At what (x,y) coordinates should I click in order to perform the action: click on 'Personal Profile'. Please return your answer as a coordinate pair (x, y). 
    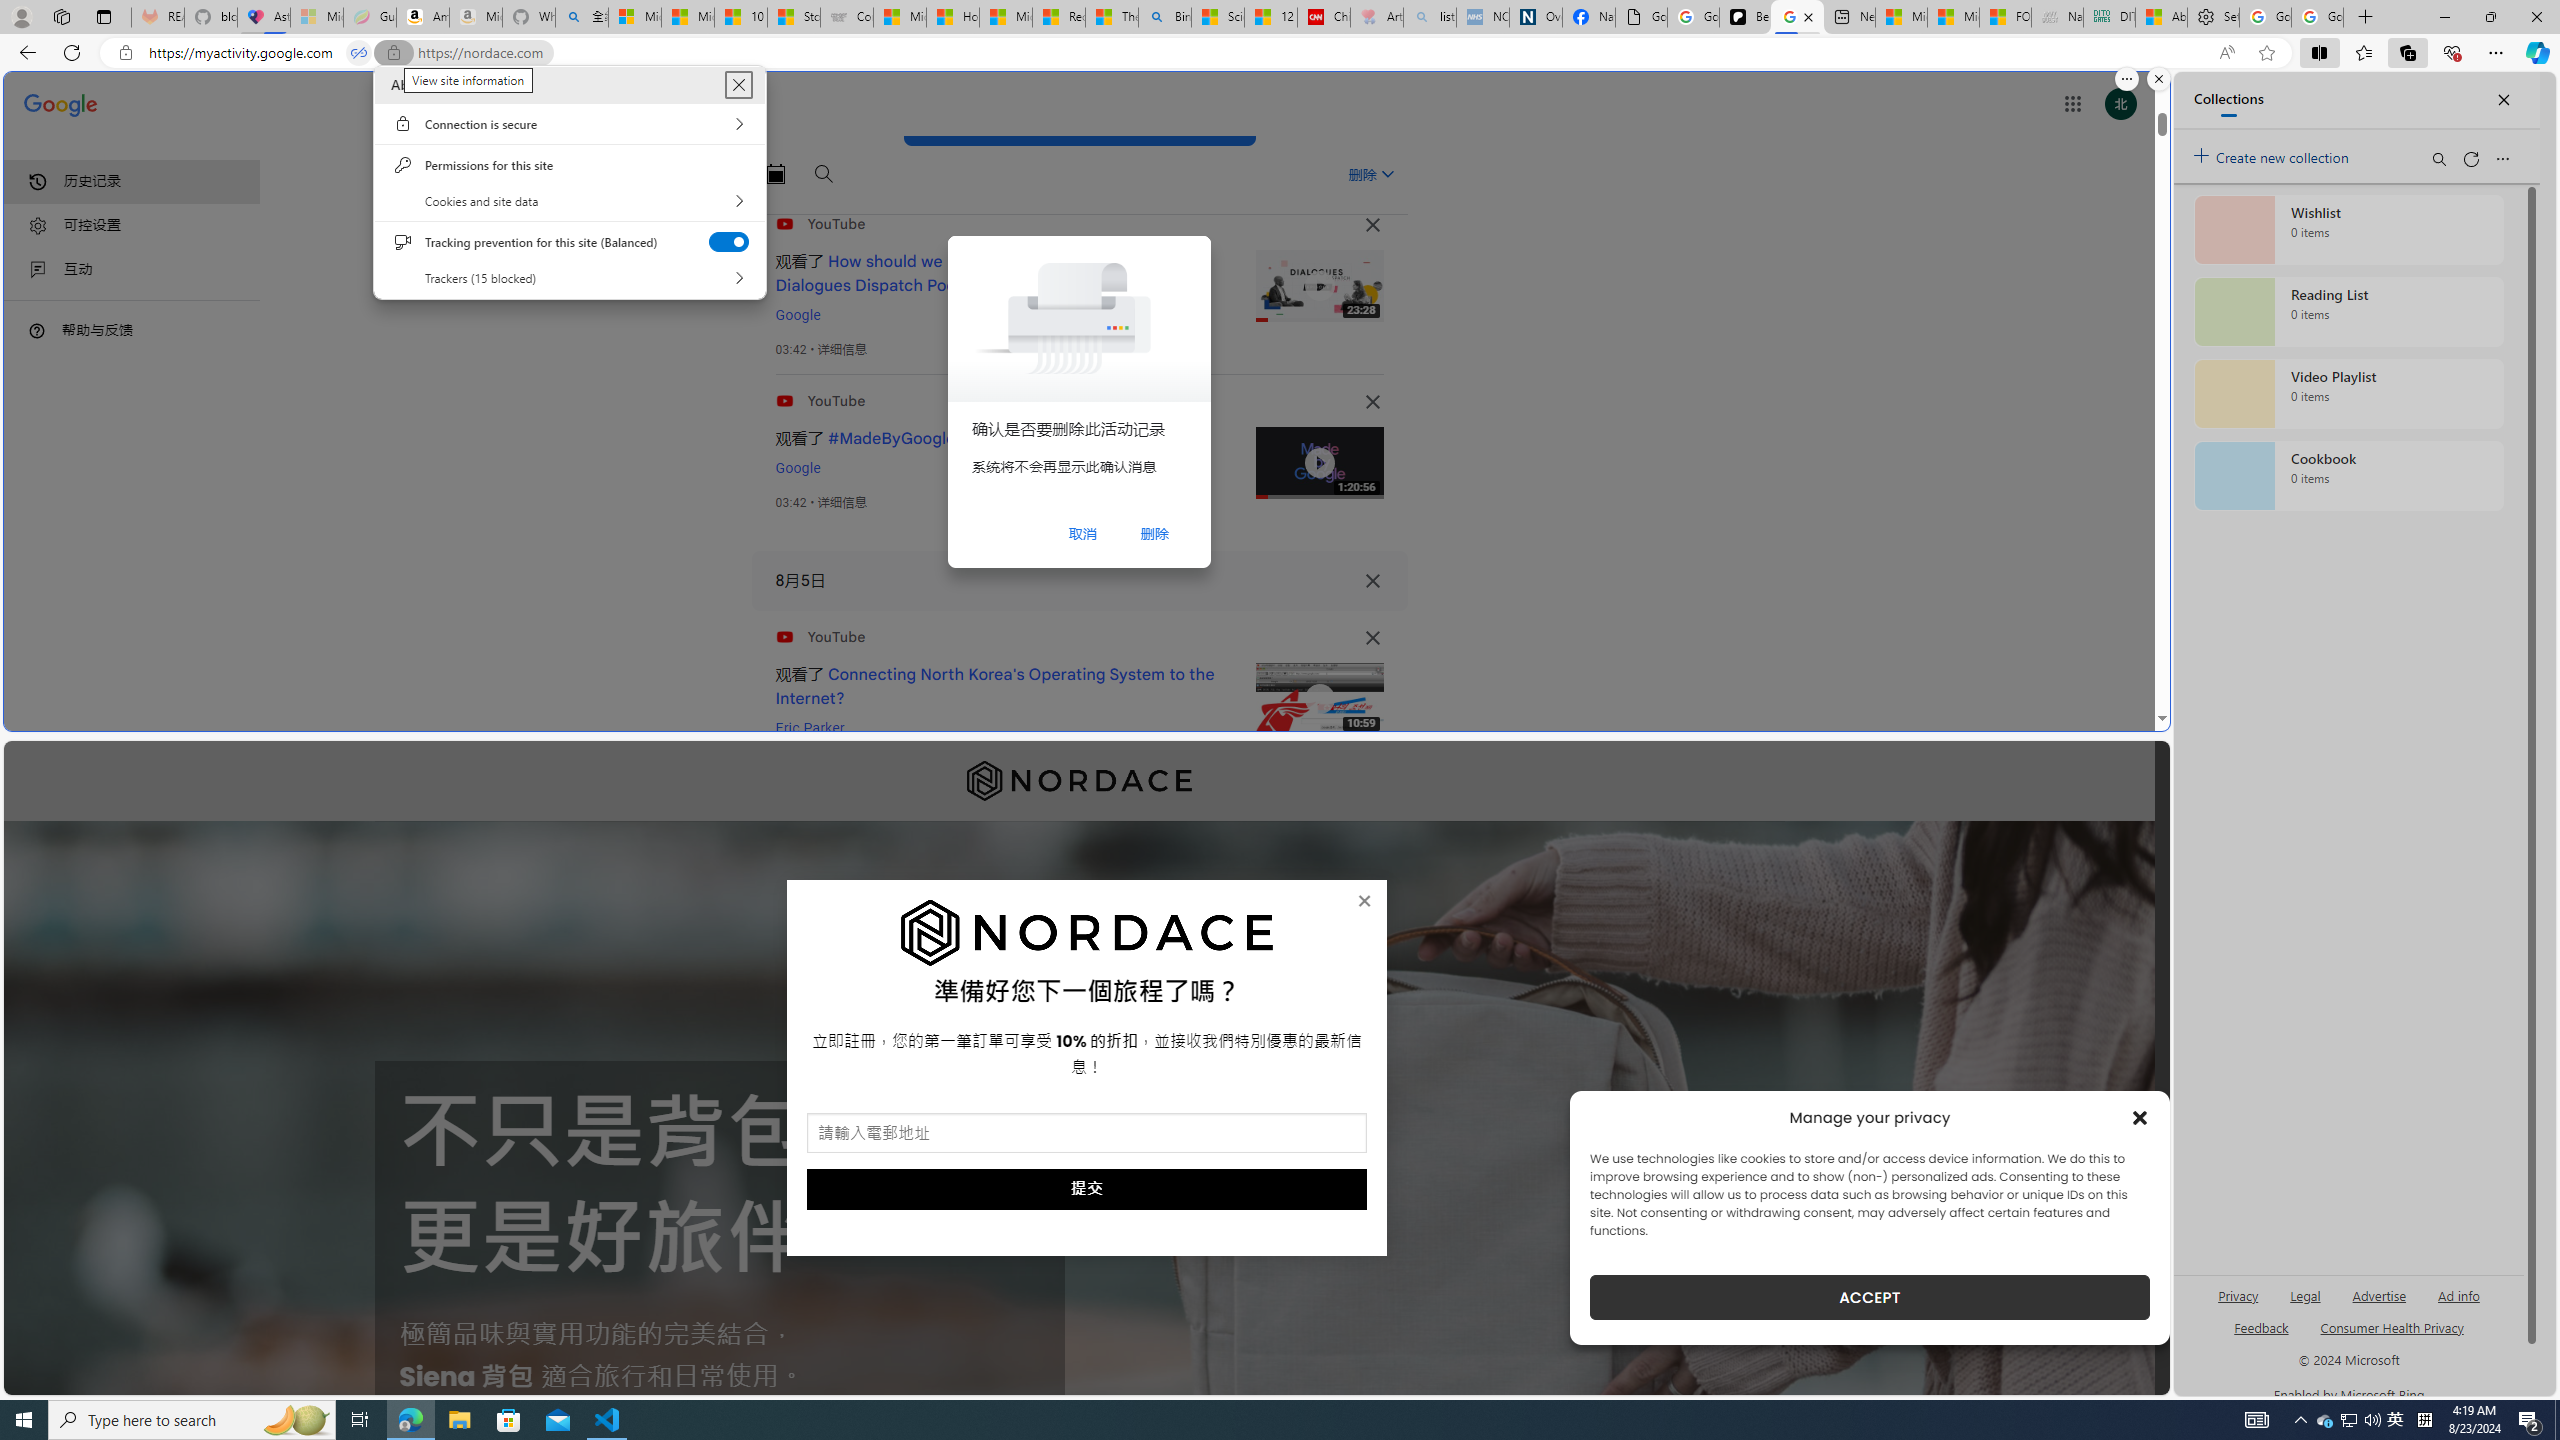
    Looking at the image, I should click on (20, 16).